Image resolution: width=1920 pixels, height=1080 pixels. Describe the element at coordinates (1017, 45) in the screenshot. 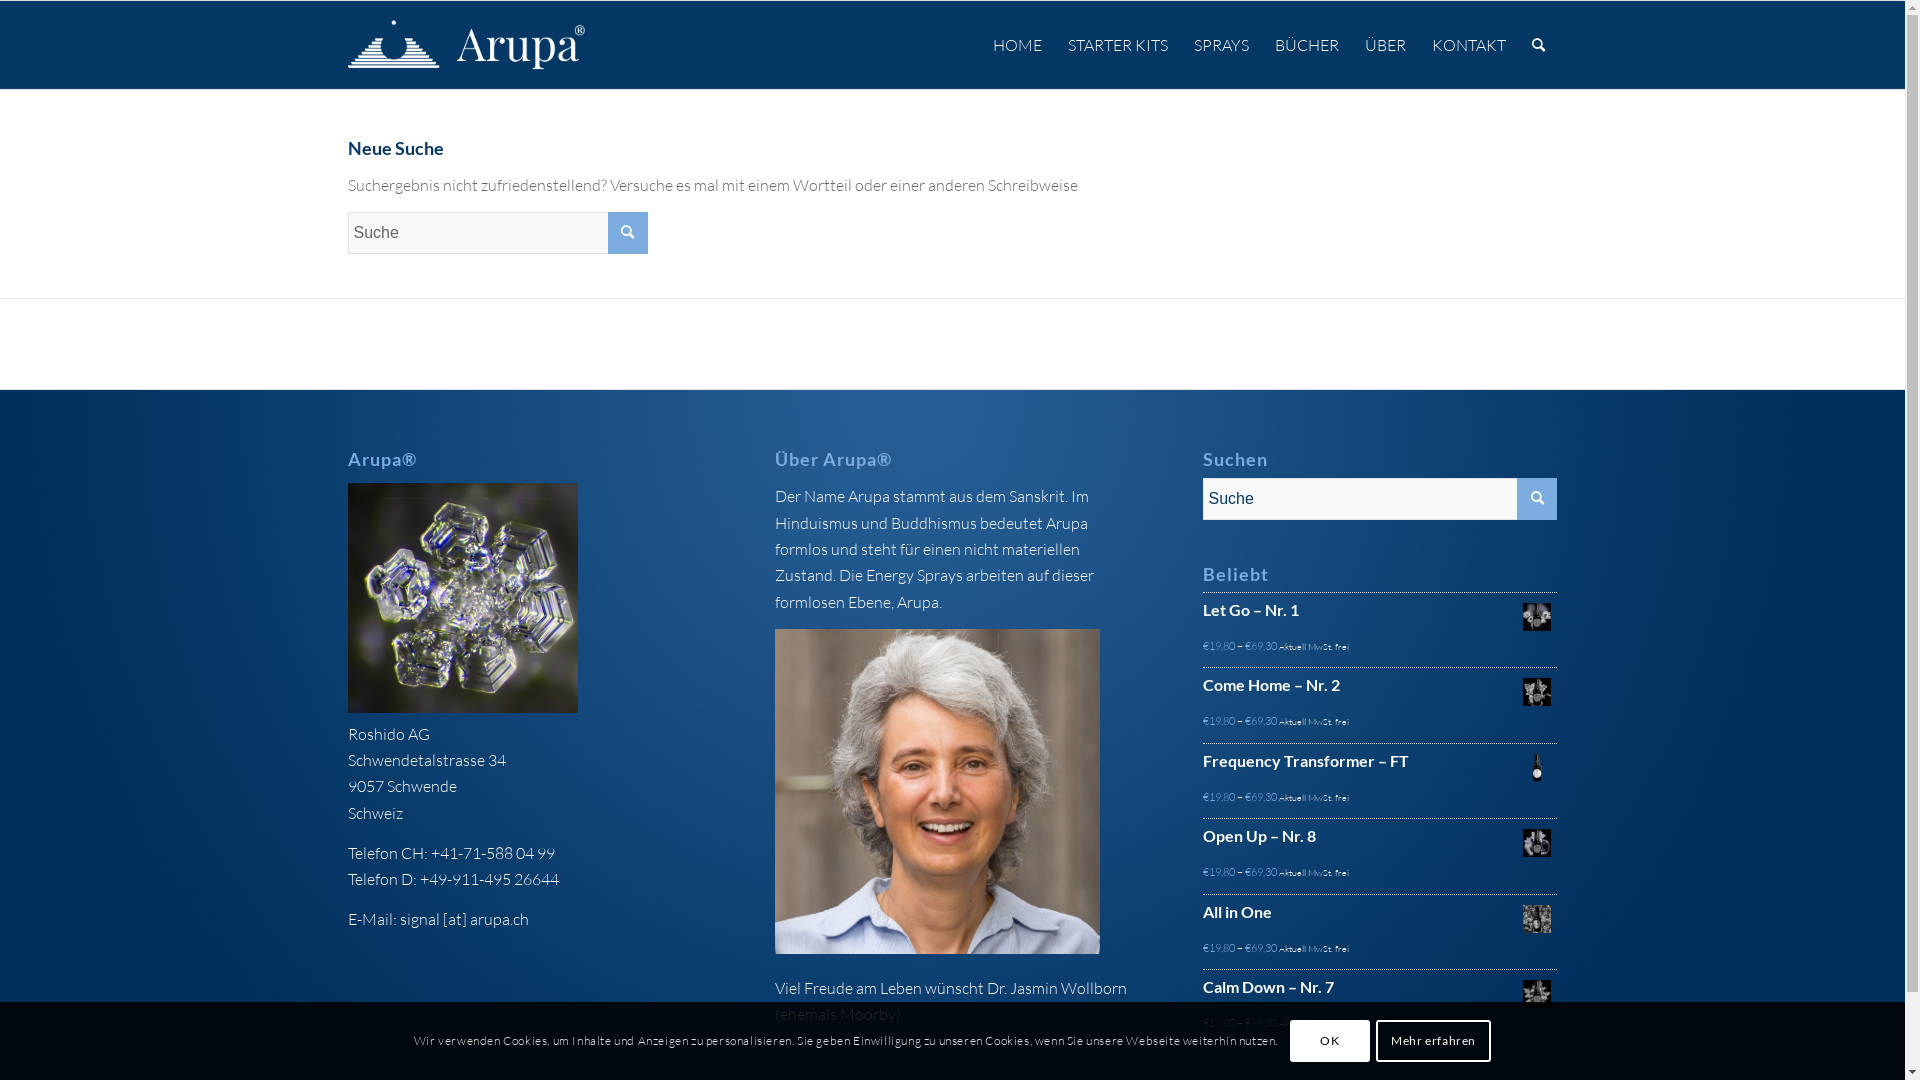

I see `'HOME'` at that location.